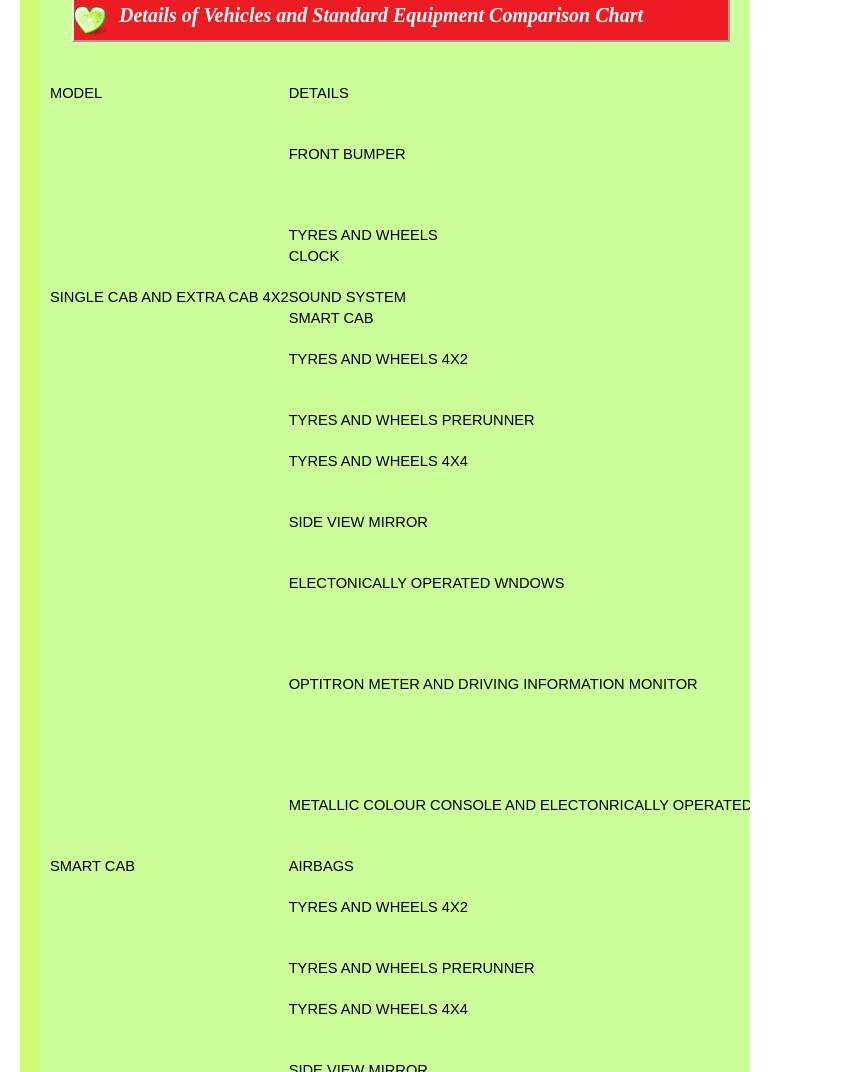  What do you see at coordinates (425, 580) in the screenshot?
I see `'ELECTONICALLY OPERATED WNDOWS'` at bounding box center [425, 580].